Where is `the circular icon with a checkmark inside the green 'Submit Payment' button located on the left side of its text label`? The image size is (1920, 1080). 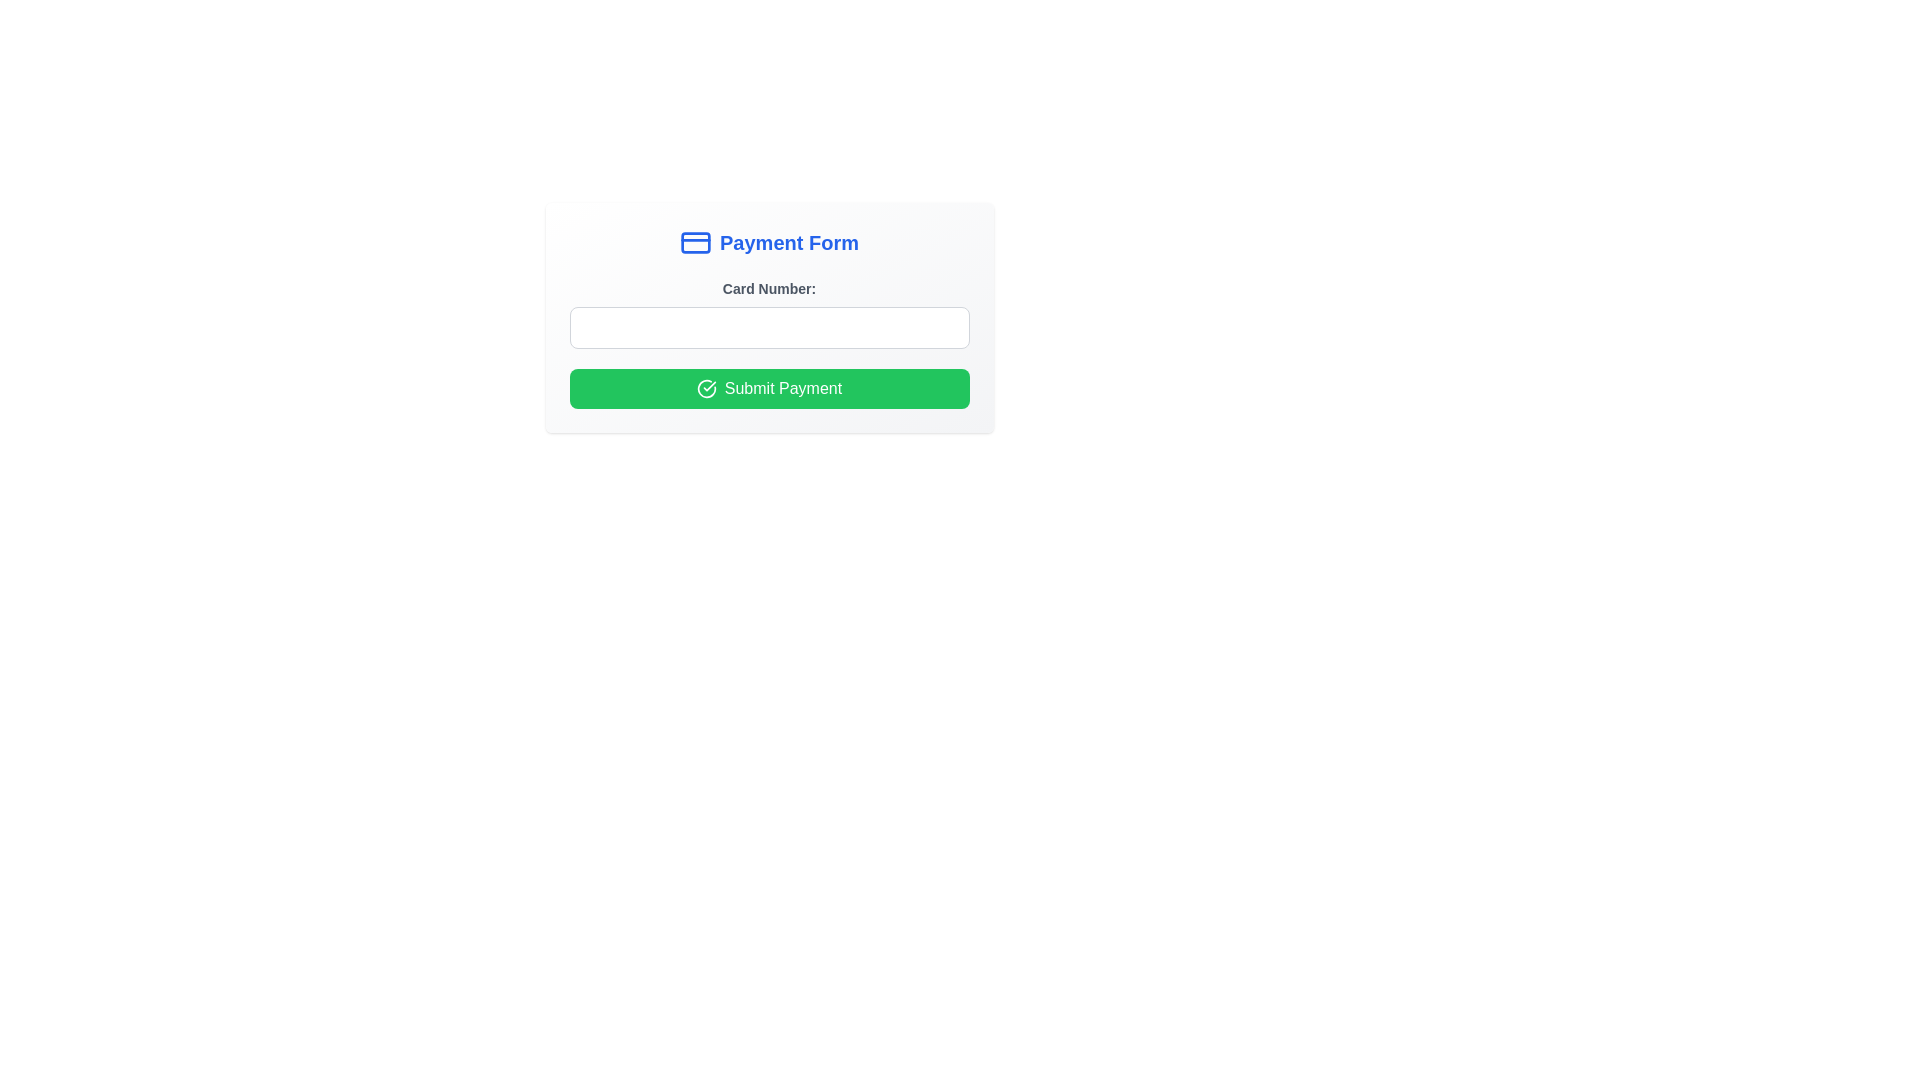
the circular icon with a checkmark inside the green 'Submit Payment' button located on the left side of its text label is located at coordinates (706, 389).